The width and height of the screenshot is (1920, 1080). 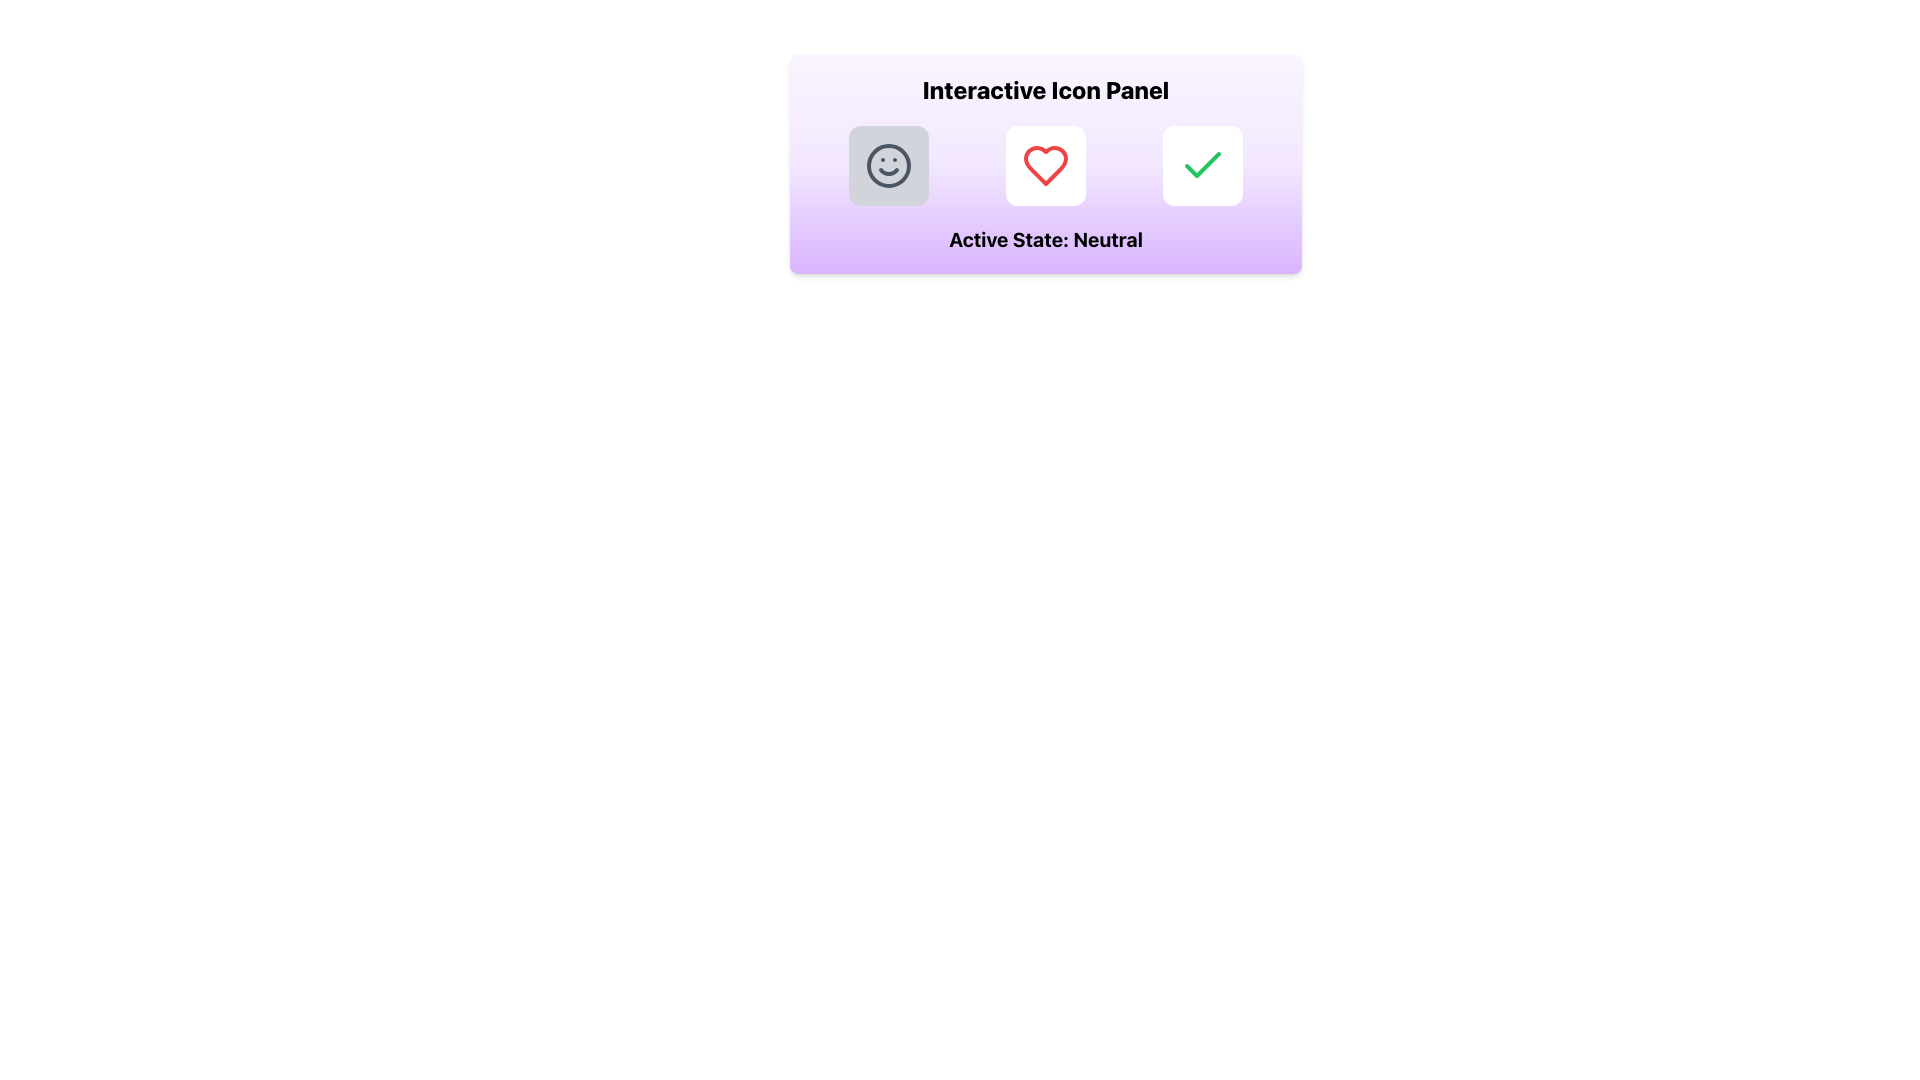 I want to click on the affirmative action SVG Icon located in the bottom-right corner of the interface, so click(x=1202, y=164).